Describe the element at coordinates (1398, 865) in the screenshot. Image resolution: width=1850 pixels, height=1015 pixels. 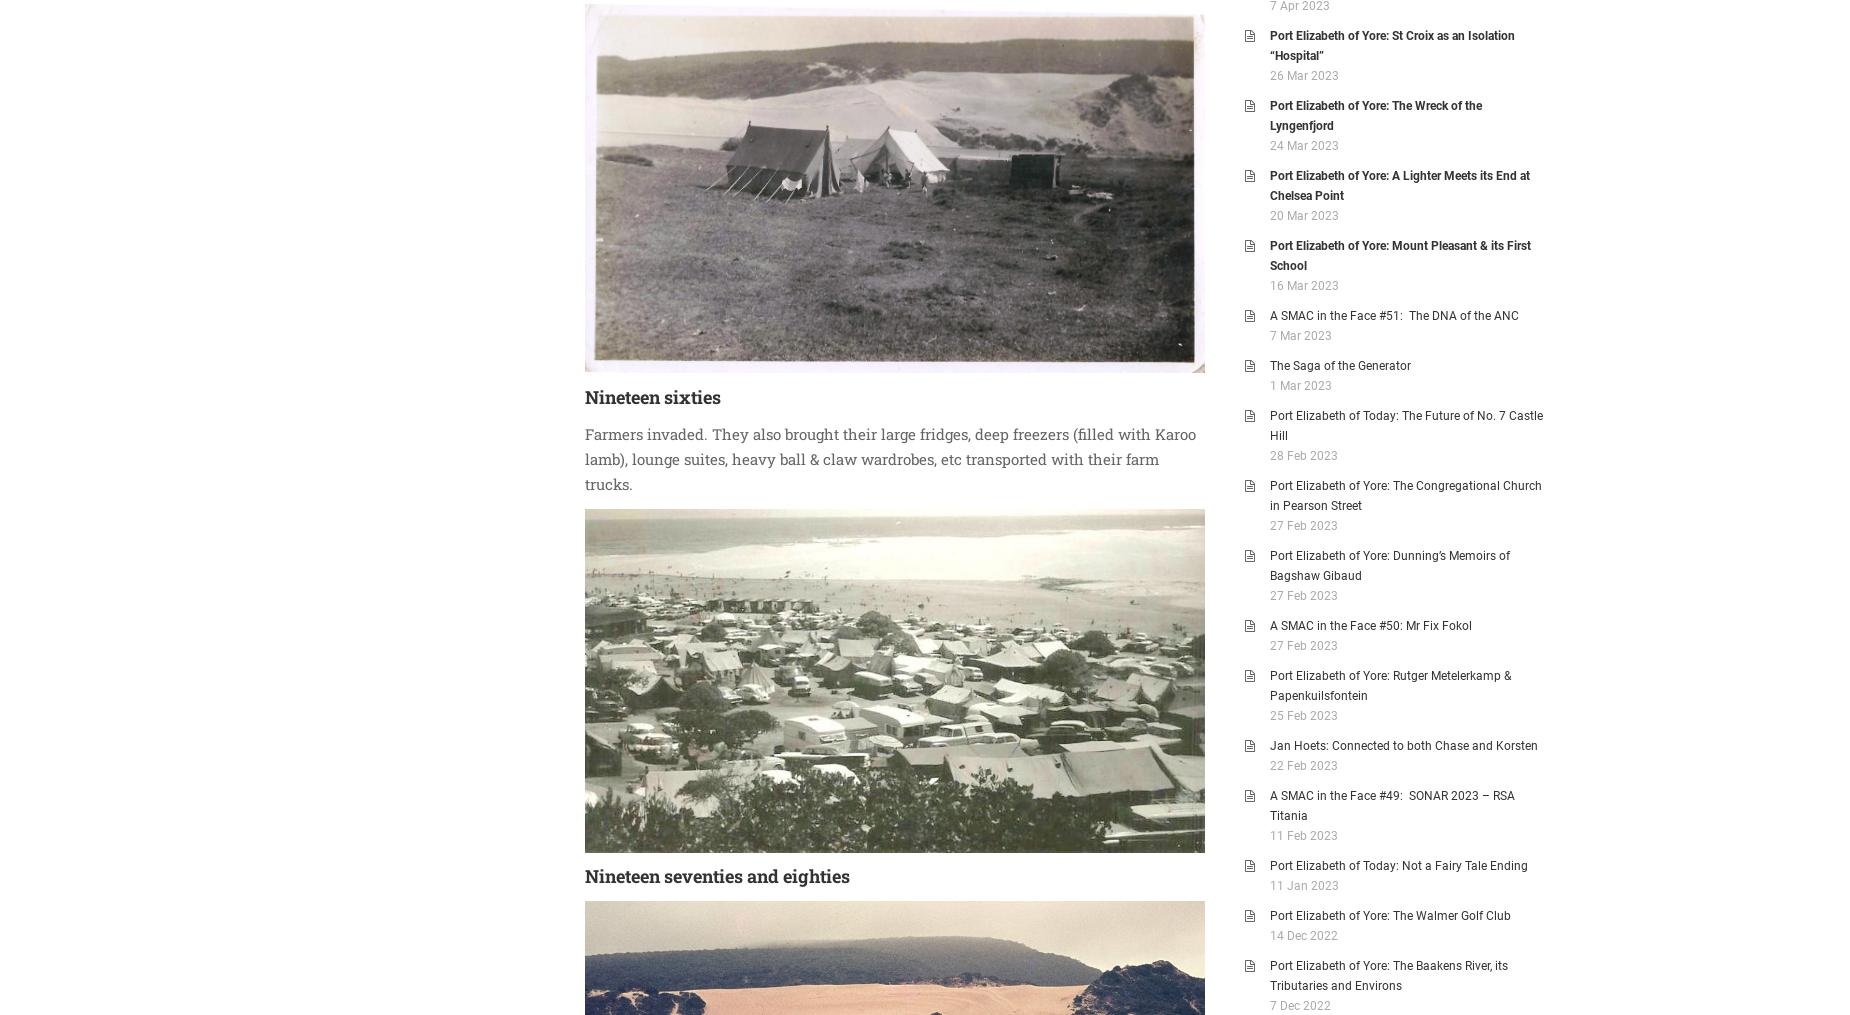
I see `'Port Elizabeth of Today: Not a Fairy Tale Ending'` at that location.